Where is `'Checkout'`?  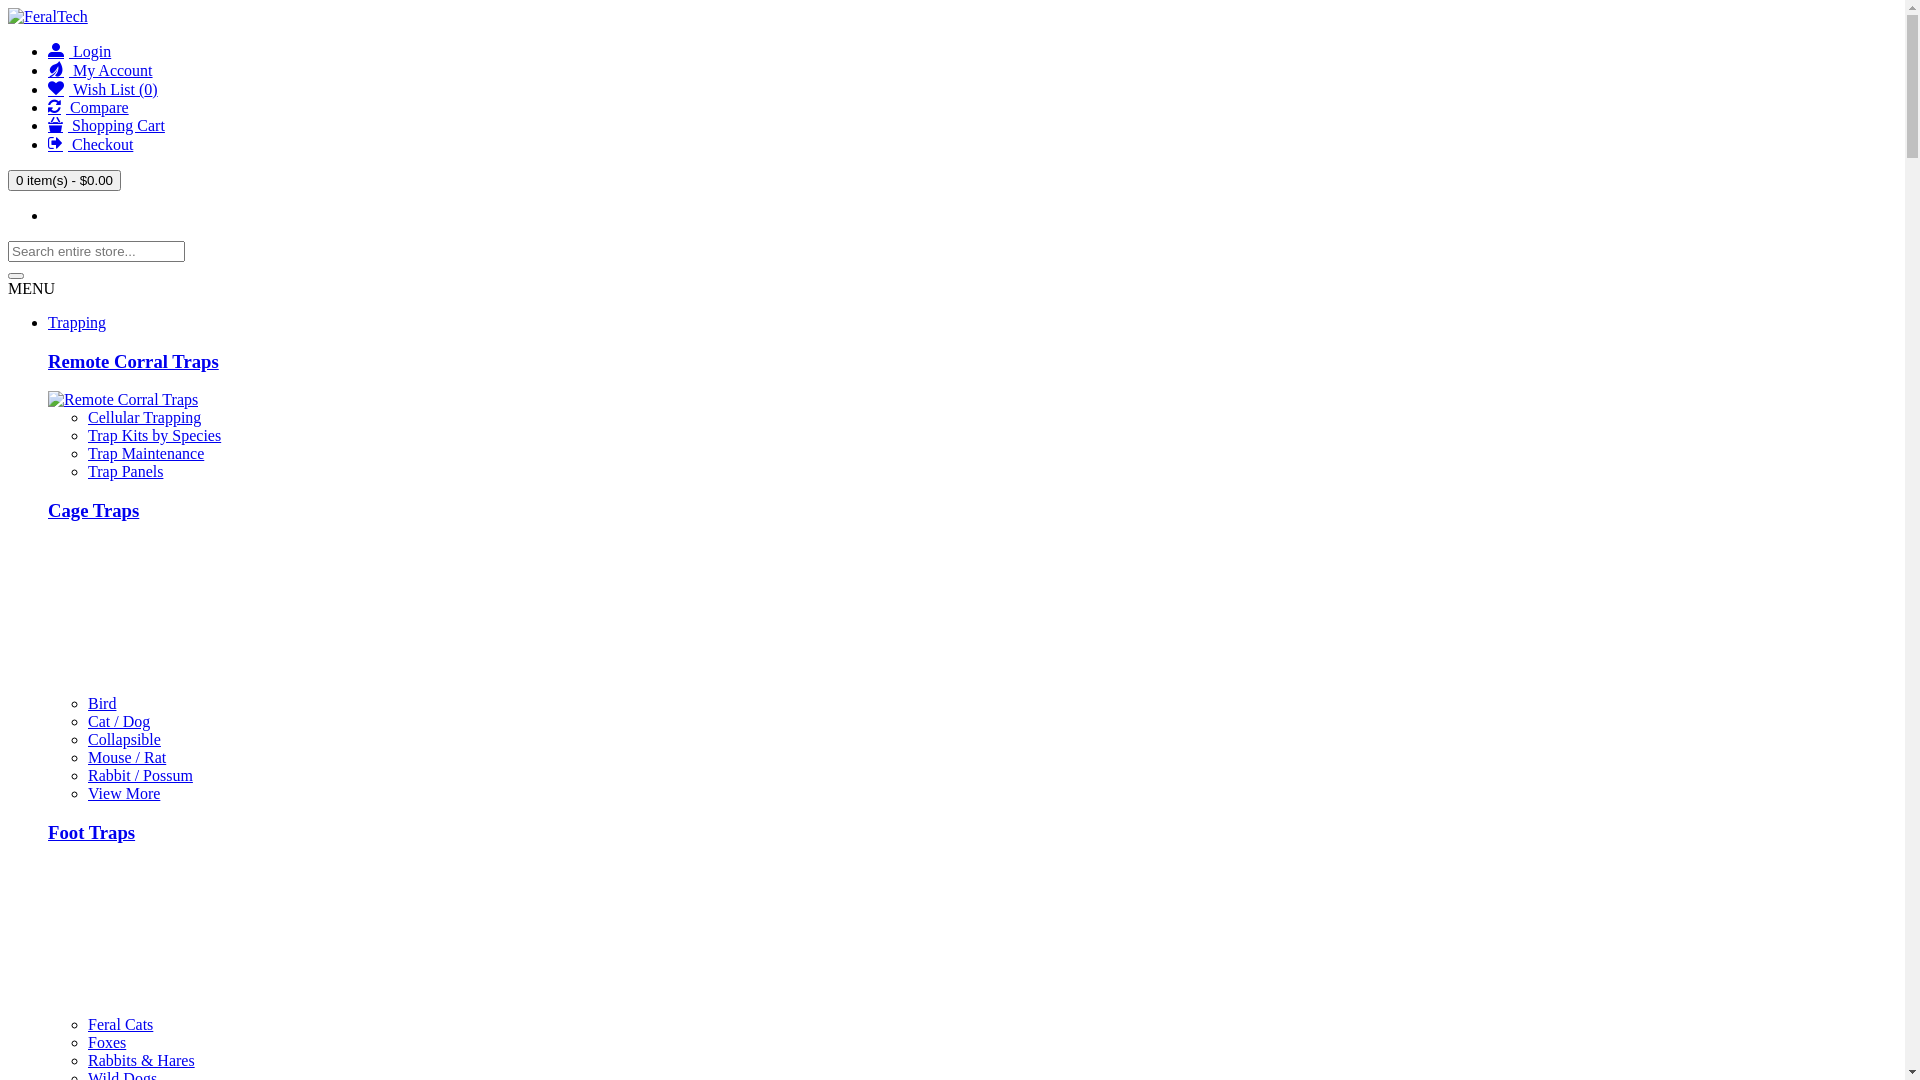 'Checkout' is located at coordinates (89, 143).